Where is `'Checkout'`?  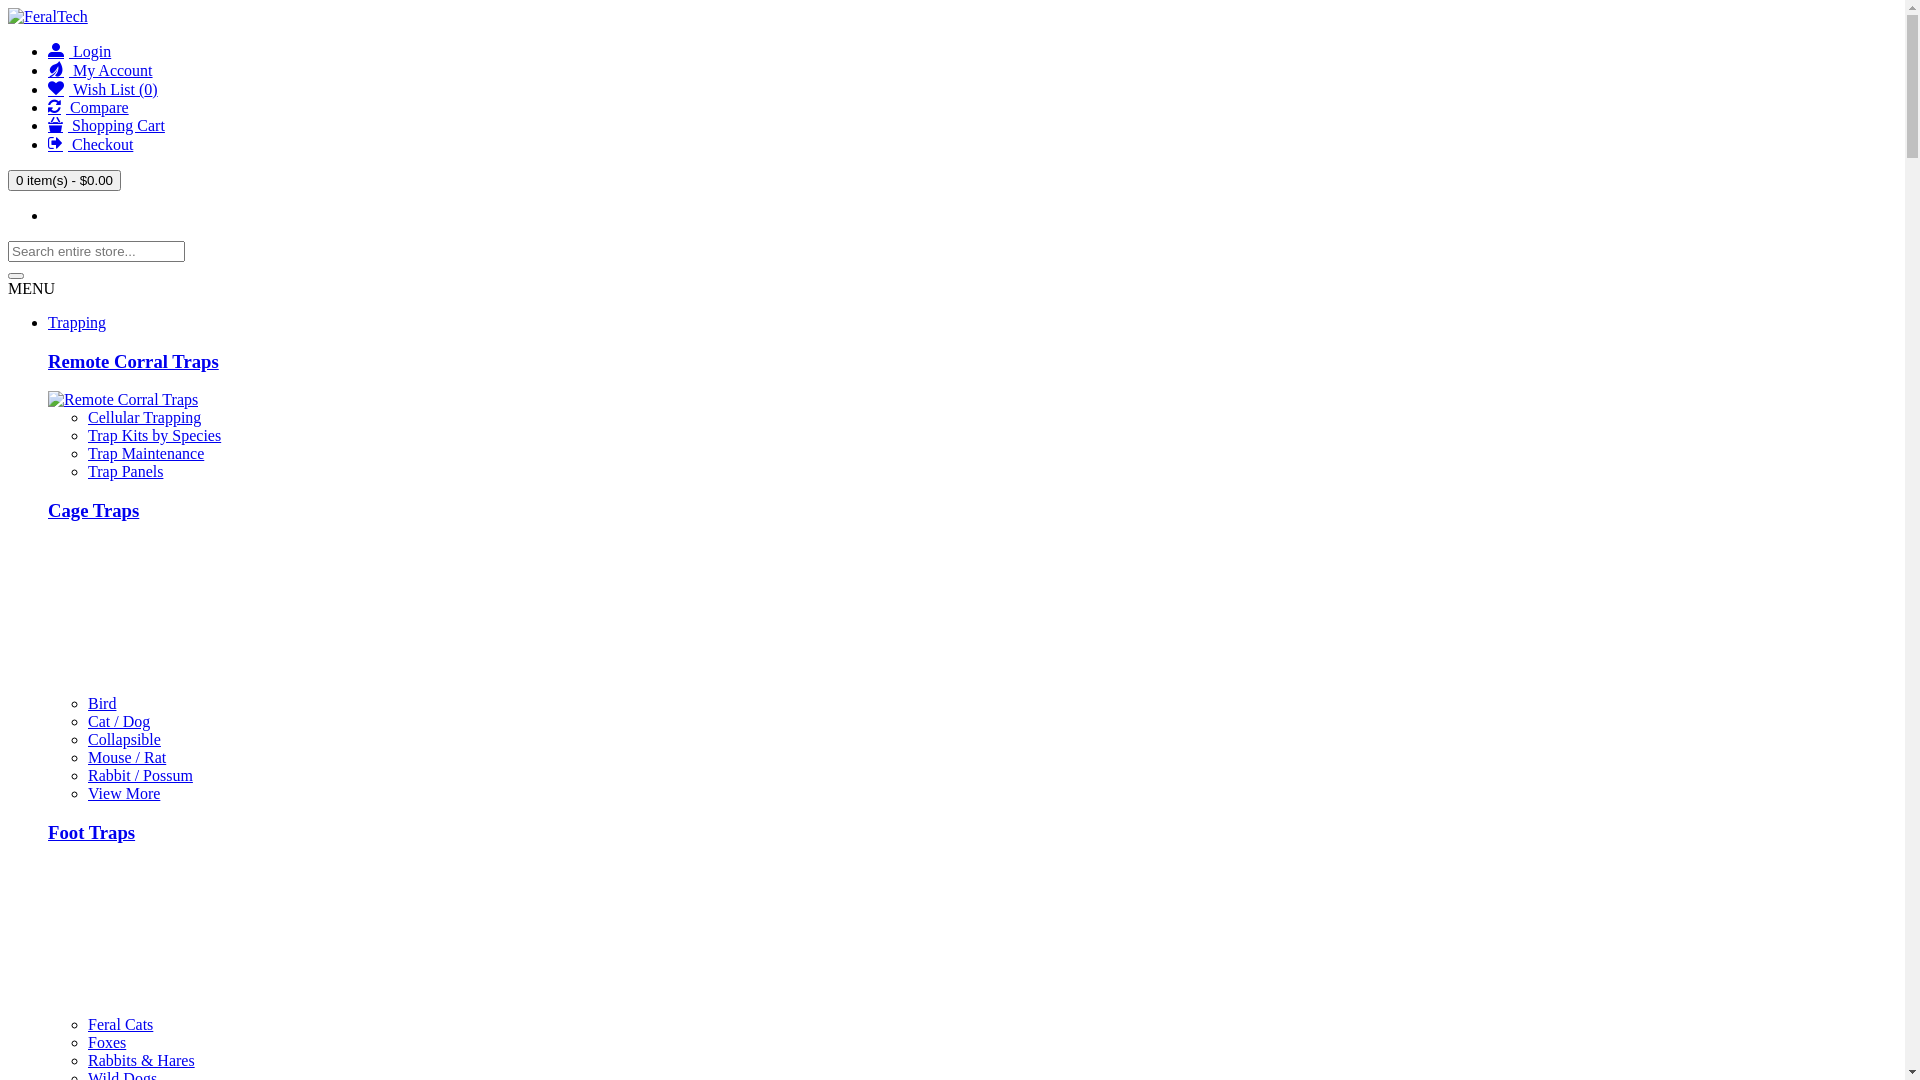 'Checkout' is located at coordinates (89, 143).